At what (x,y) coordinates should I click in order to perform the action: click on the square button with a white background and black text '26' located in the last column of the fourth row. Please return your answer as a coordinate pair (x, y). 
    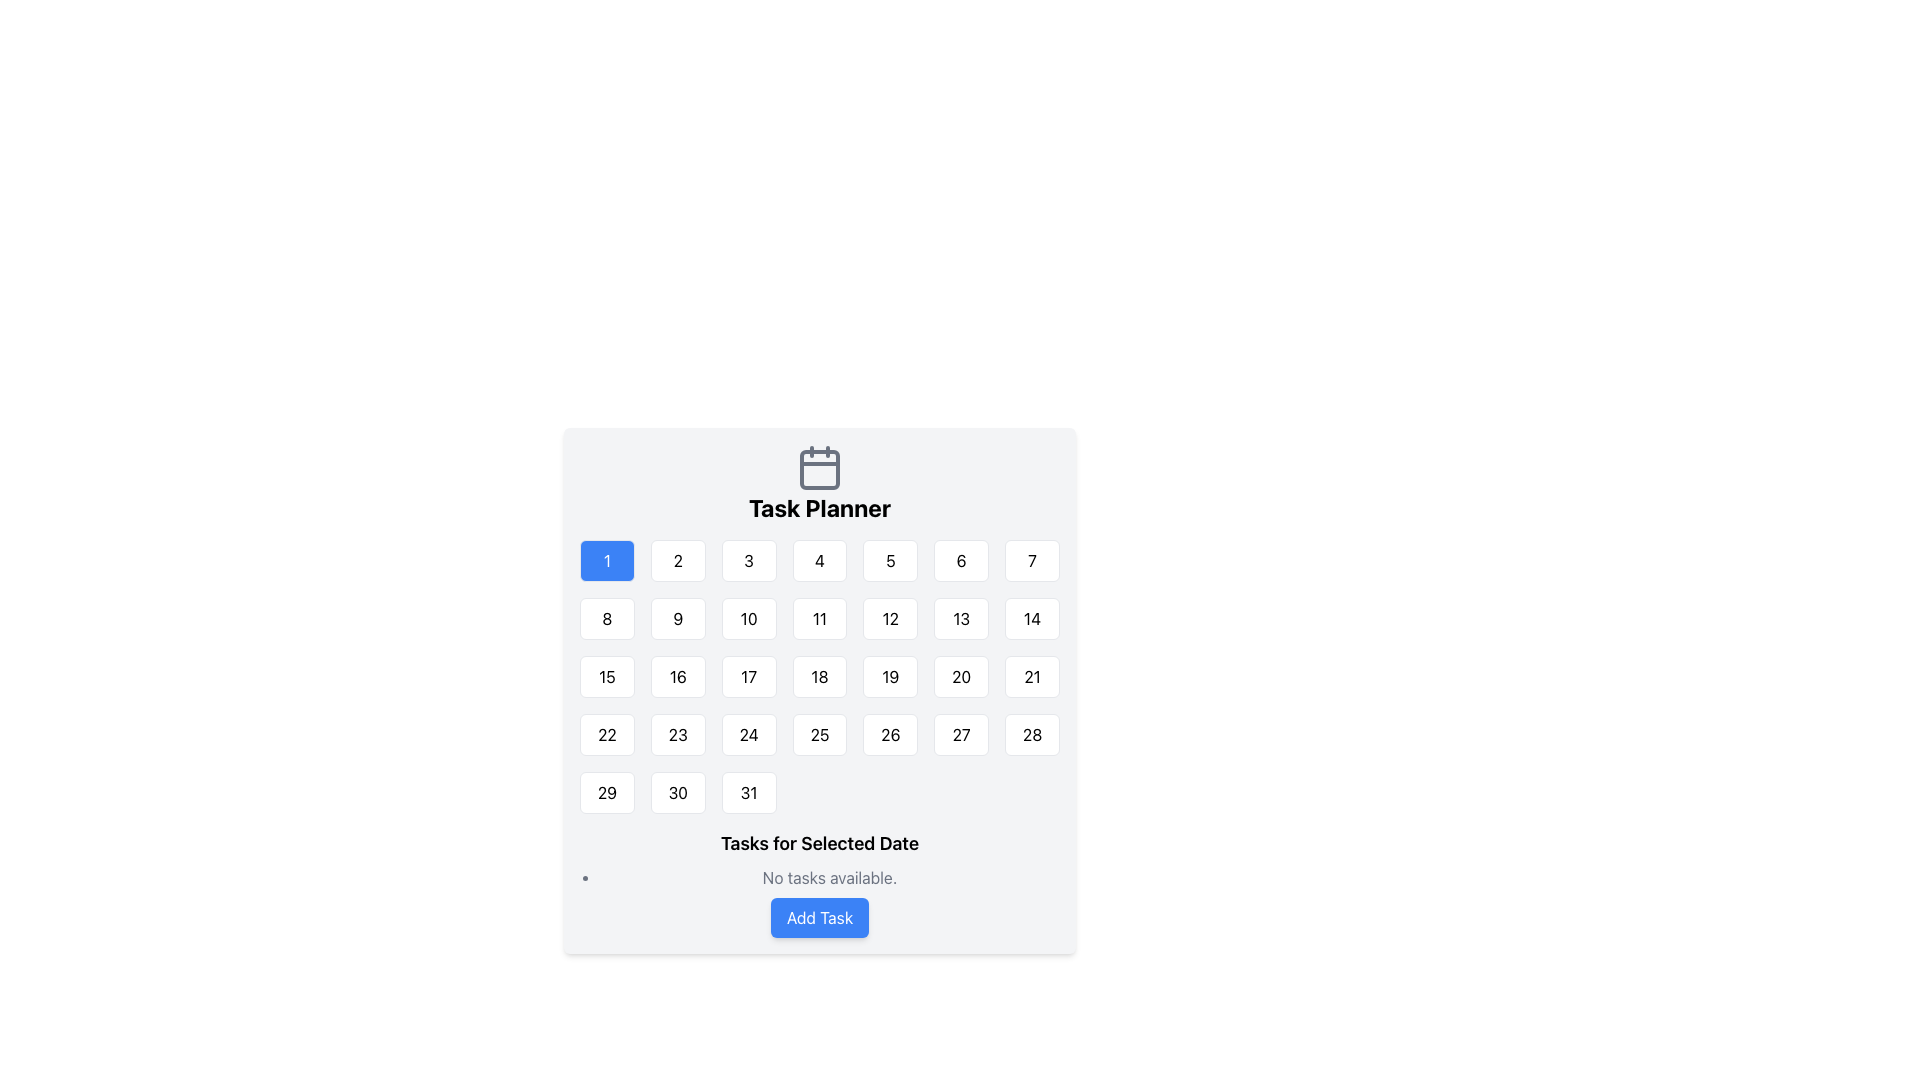
    Looking at the image, I should click on (889, 735).